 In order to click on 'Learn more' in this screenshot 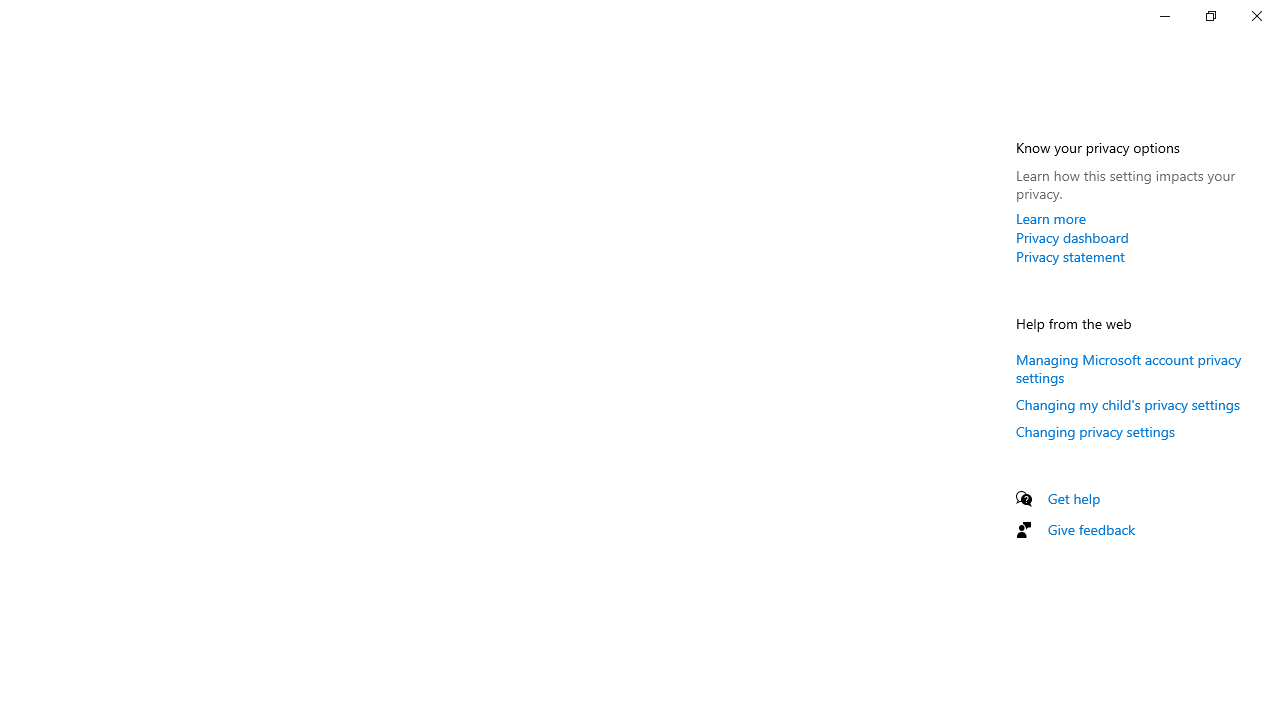, I will do `click(1050, 218)`.